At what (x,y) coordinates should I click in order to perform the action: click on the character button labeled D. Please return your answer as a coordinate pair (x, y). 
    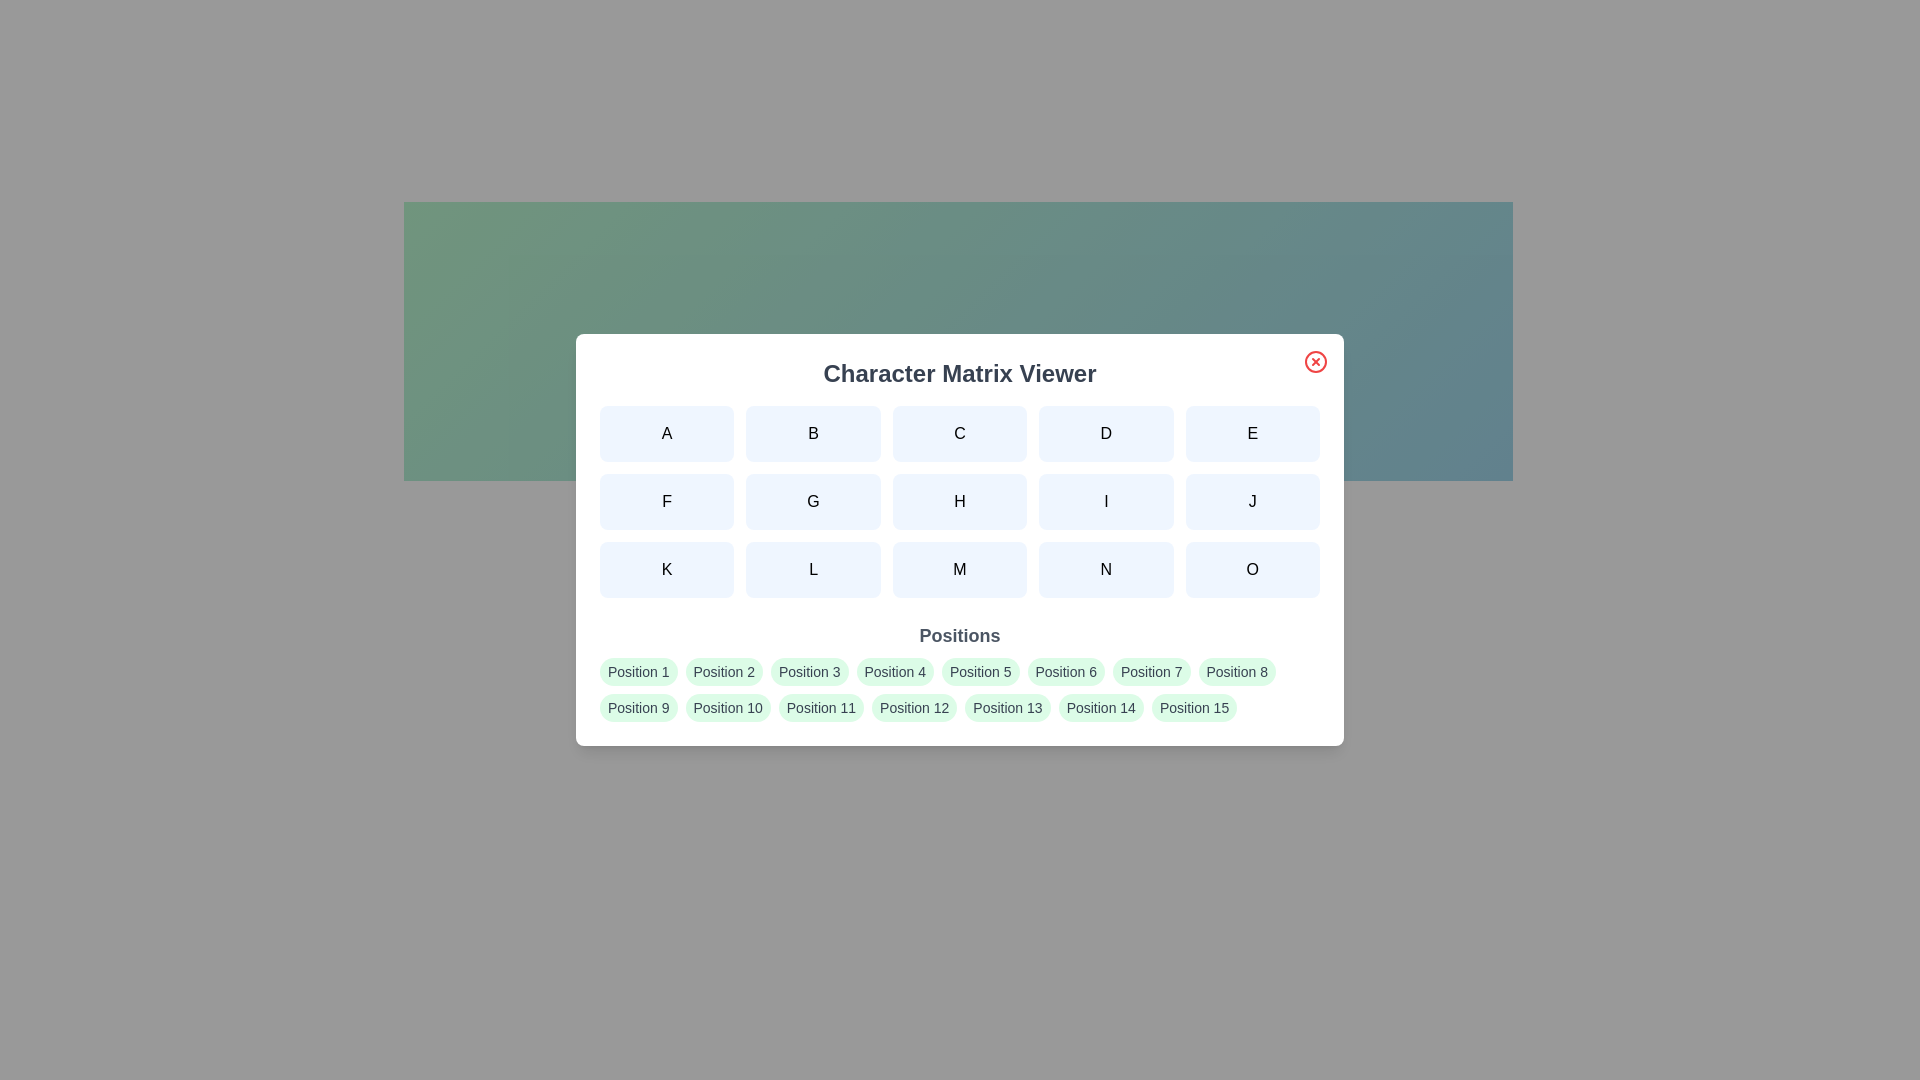
    Looking at the image, I should click on (1104, 433).